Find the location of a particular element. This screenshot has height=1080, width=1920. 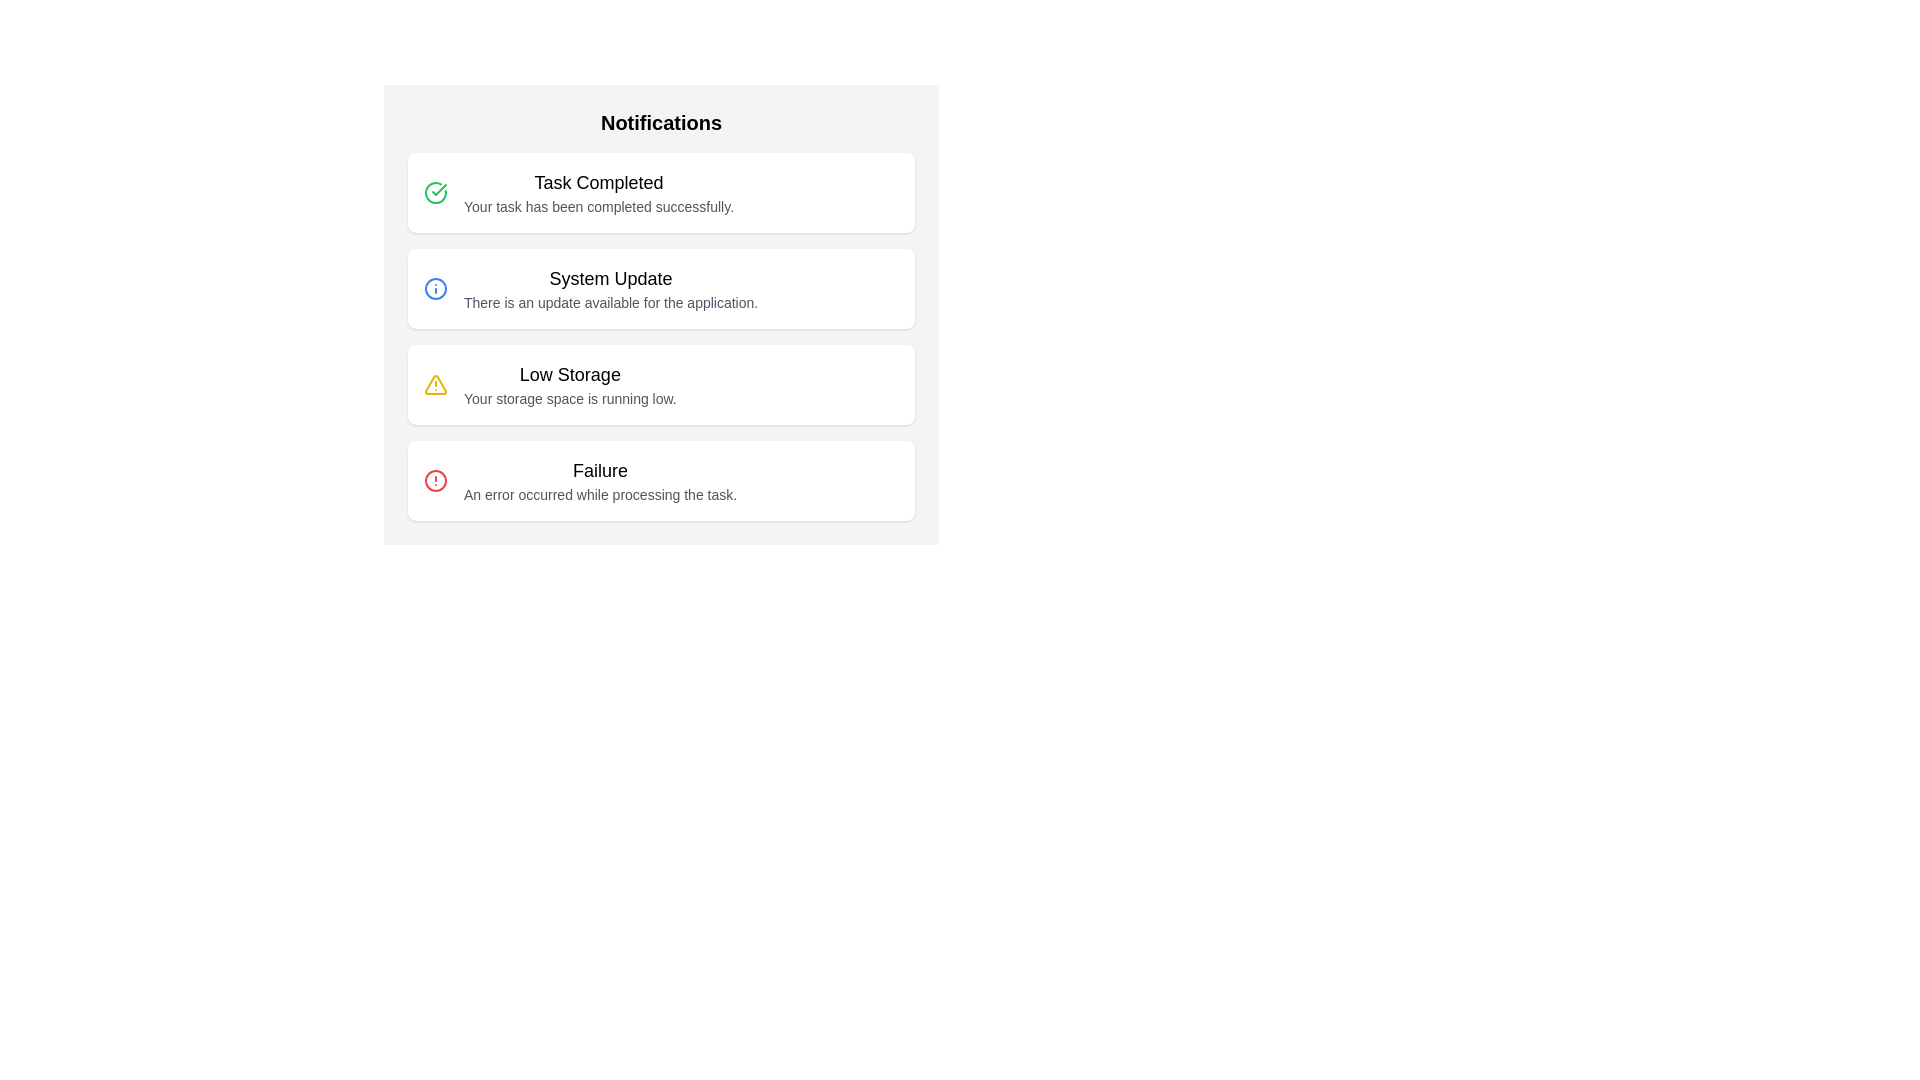

text of the error notification title label located at the bottom section of the list of notifications, specifically in the fourth section titled 'Failure' is located at coordinates (599, 470).